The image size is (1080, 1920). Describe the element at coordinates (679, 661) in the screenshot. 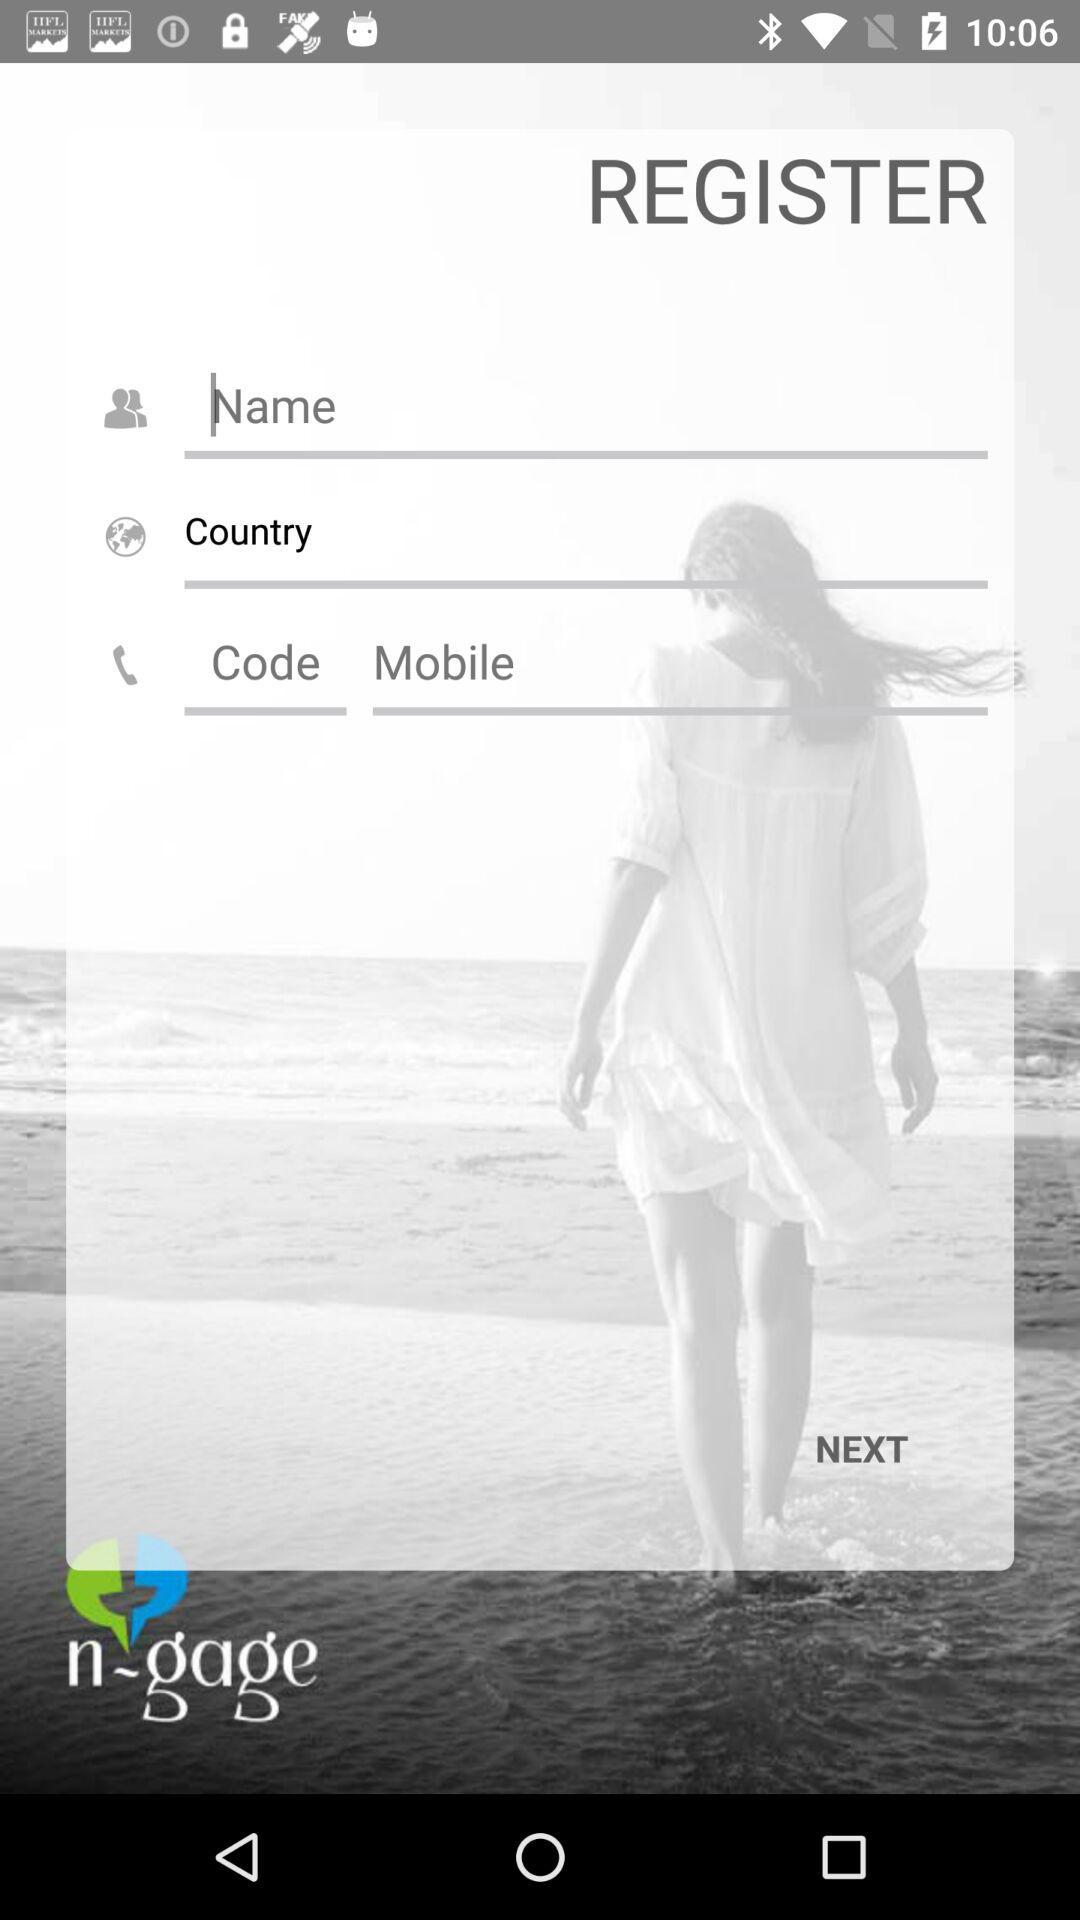

I see `search` at that location.